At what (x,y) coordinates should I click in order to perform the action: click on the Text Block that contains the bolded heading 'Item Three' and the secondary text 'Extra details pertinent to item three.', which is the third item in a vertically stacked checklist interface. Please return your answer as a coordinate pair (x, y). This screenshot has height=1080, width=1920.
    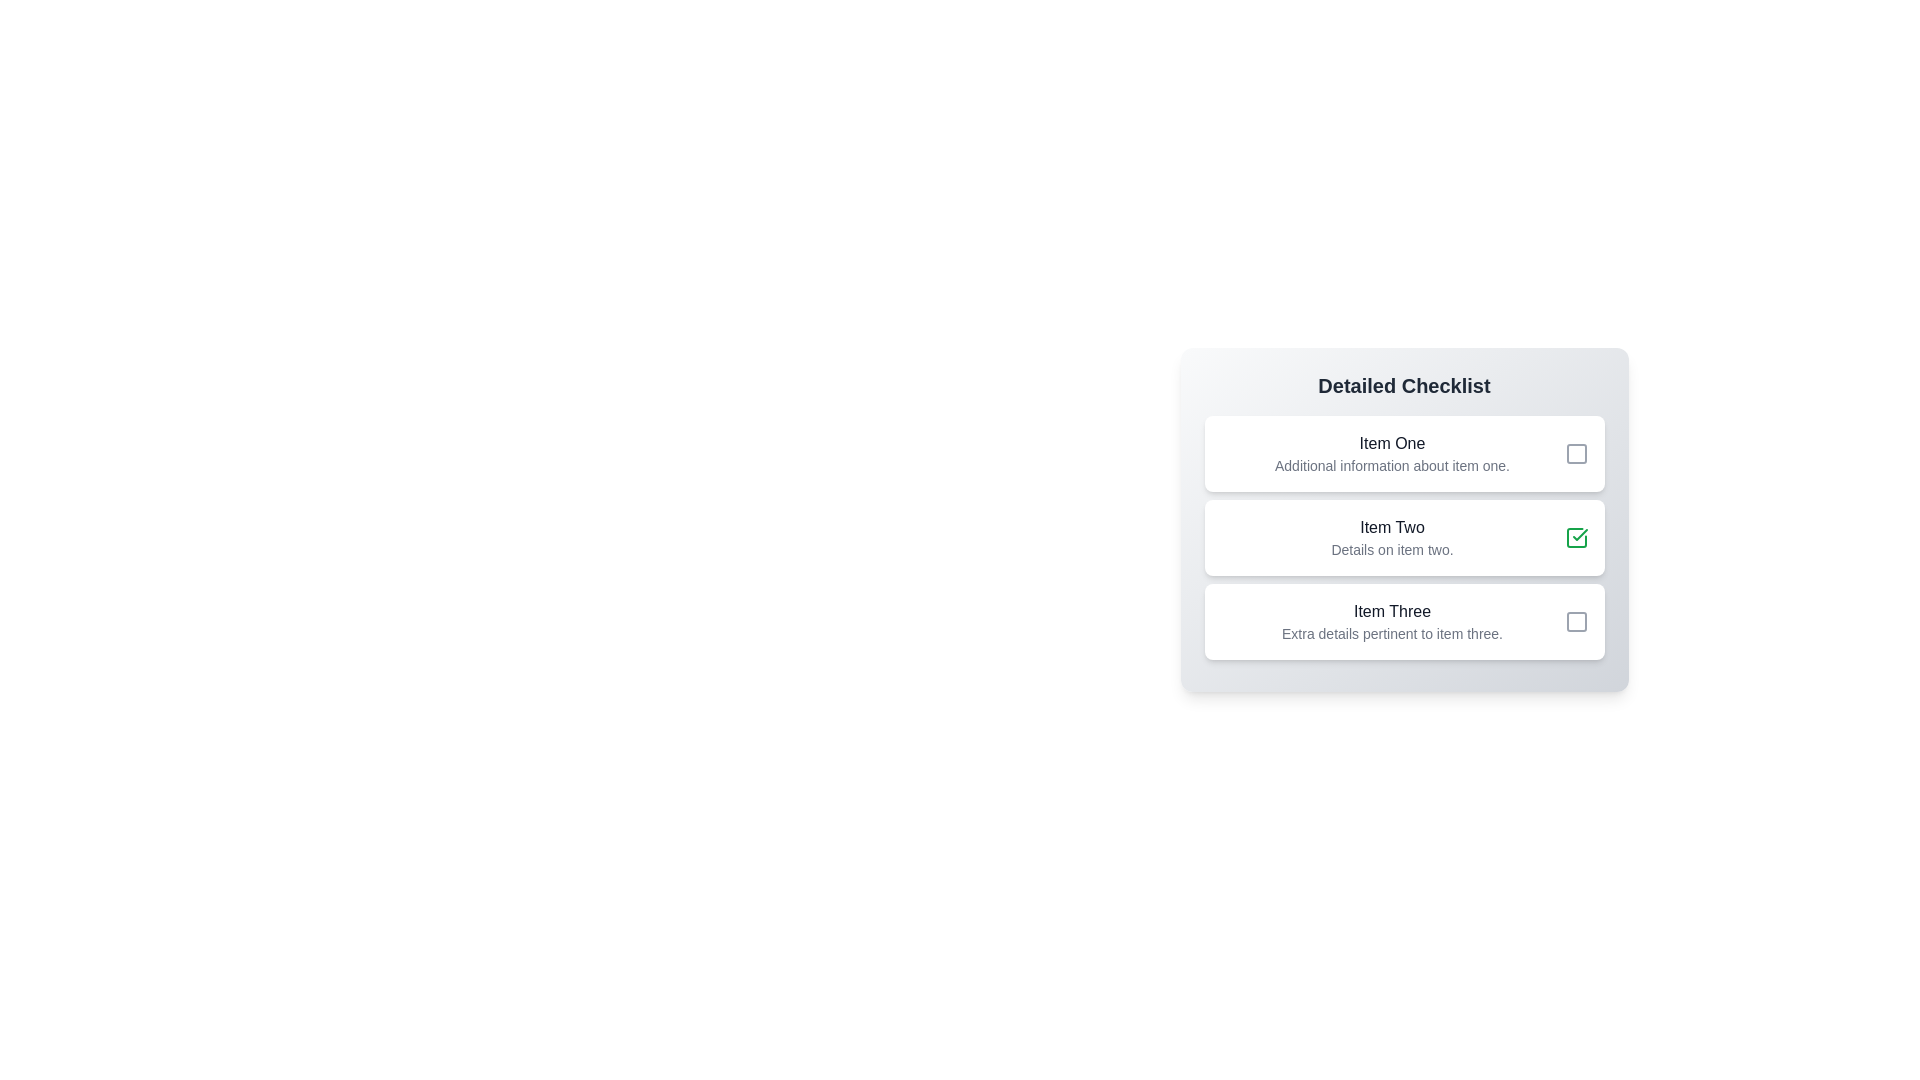
    Looking at the image, I should click on (1391, 620).